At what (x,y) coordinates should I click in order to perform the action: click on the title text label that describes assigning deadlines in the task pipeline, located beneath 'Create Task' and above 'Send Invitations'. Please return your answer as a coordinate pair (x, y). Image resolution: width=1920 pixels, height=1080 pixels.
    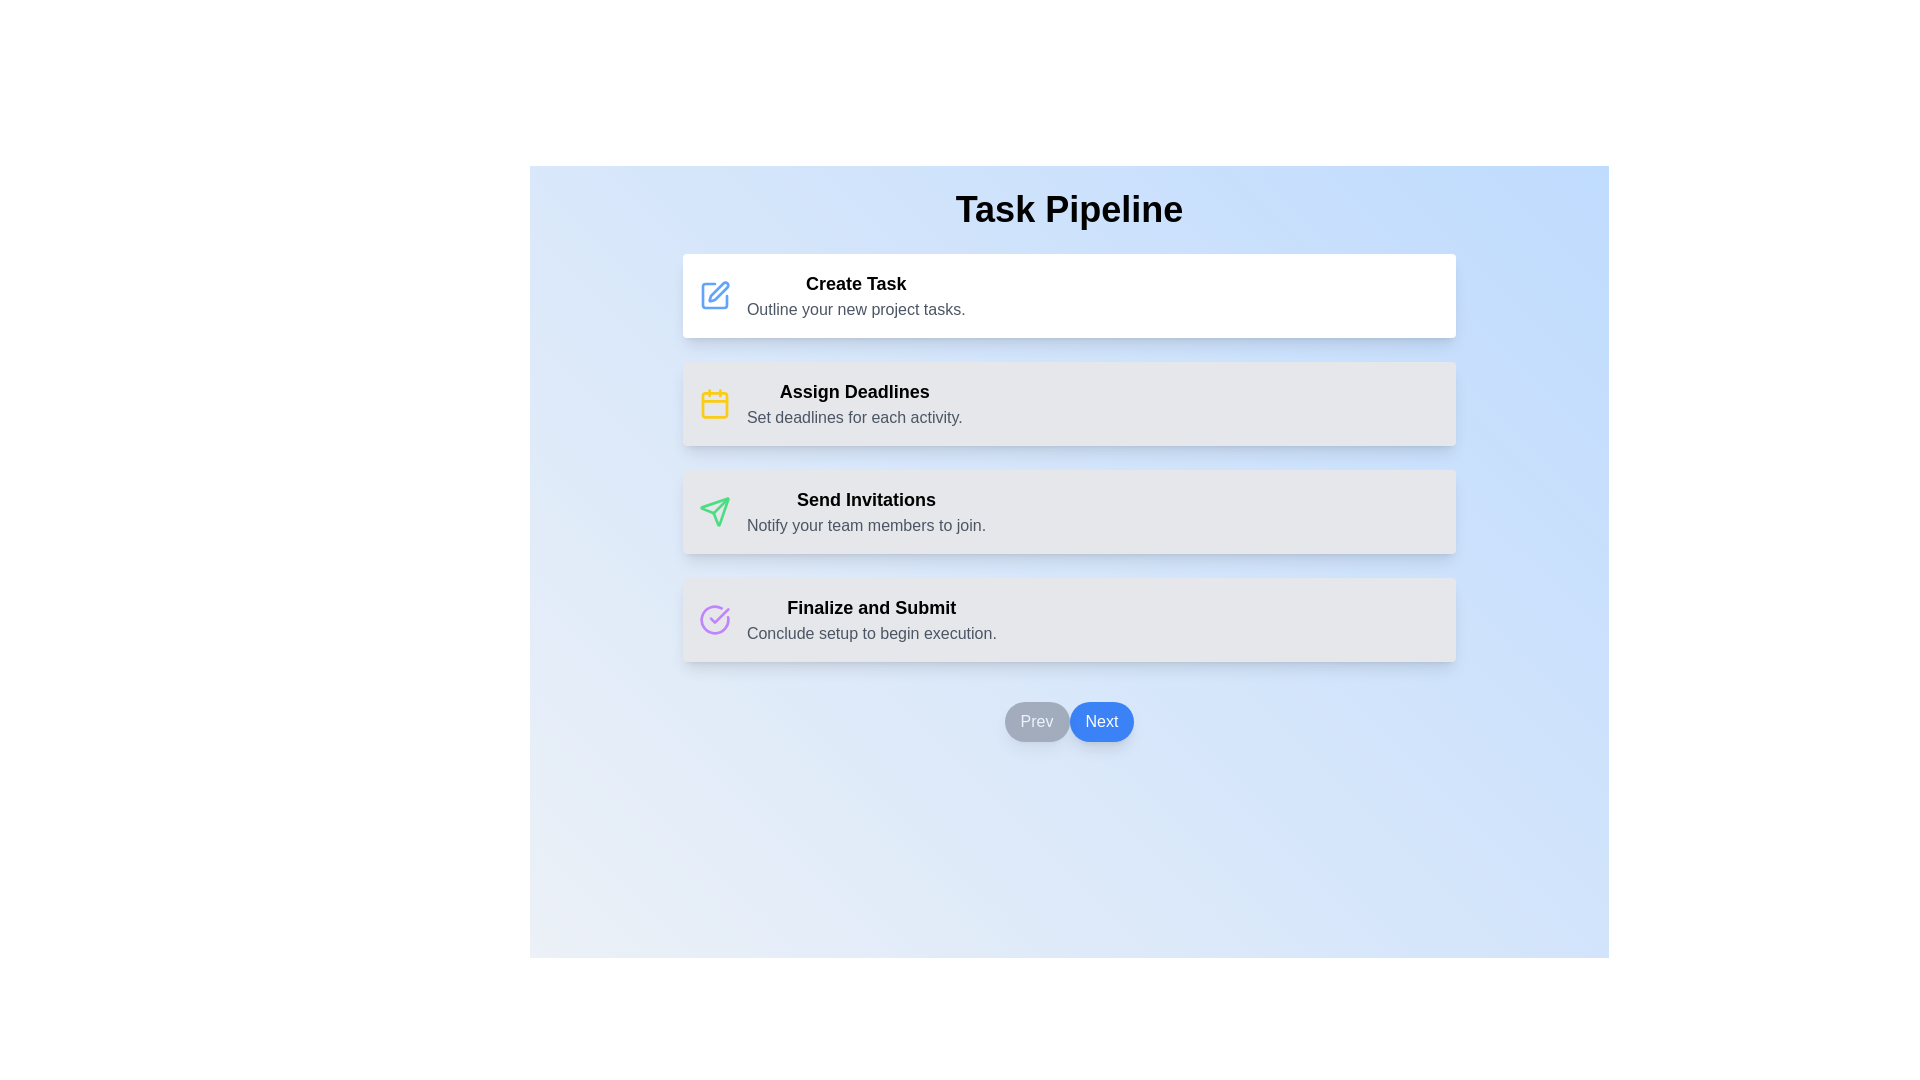
    Looking at the image, I should click on (854, 392).